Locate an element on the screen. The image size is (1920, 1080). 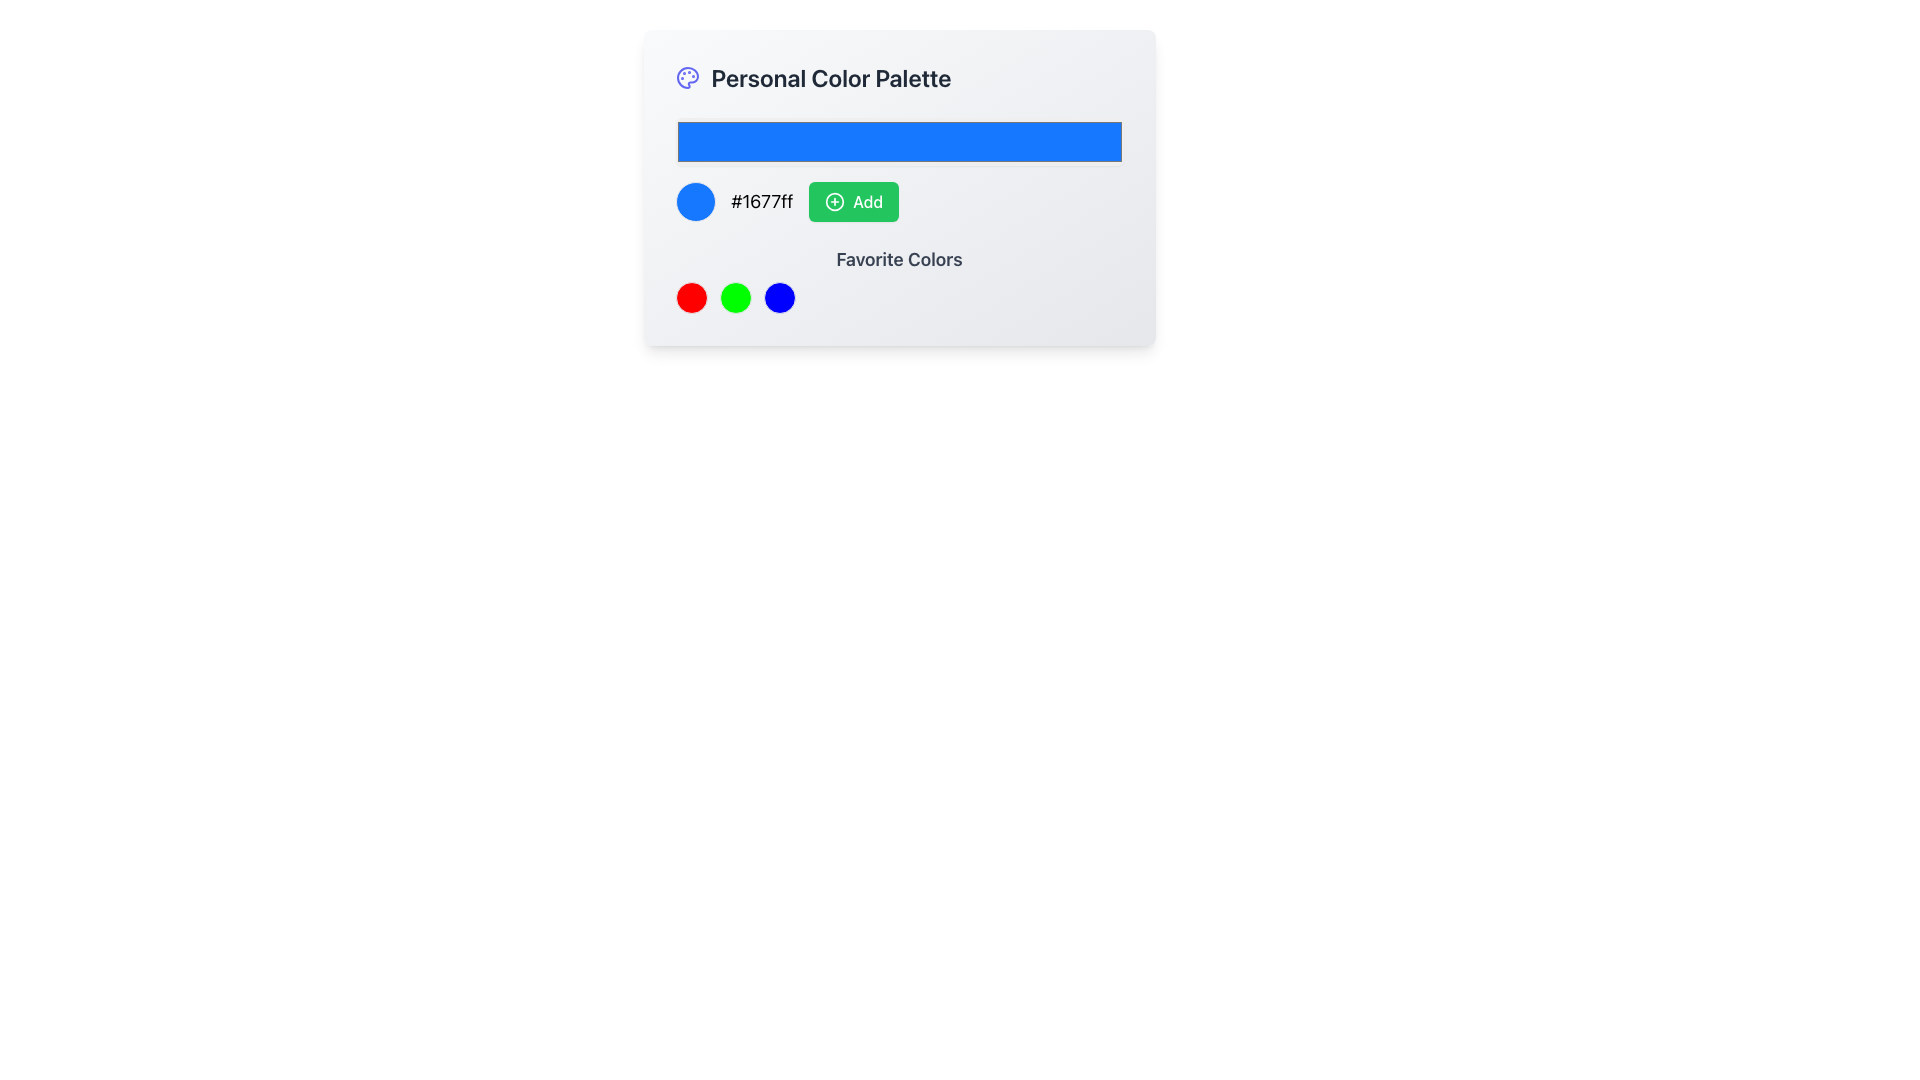
the Color input field is located at coordinates (898, 141).